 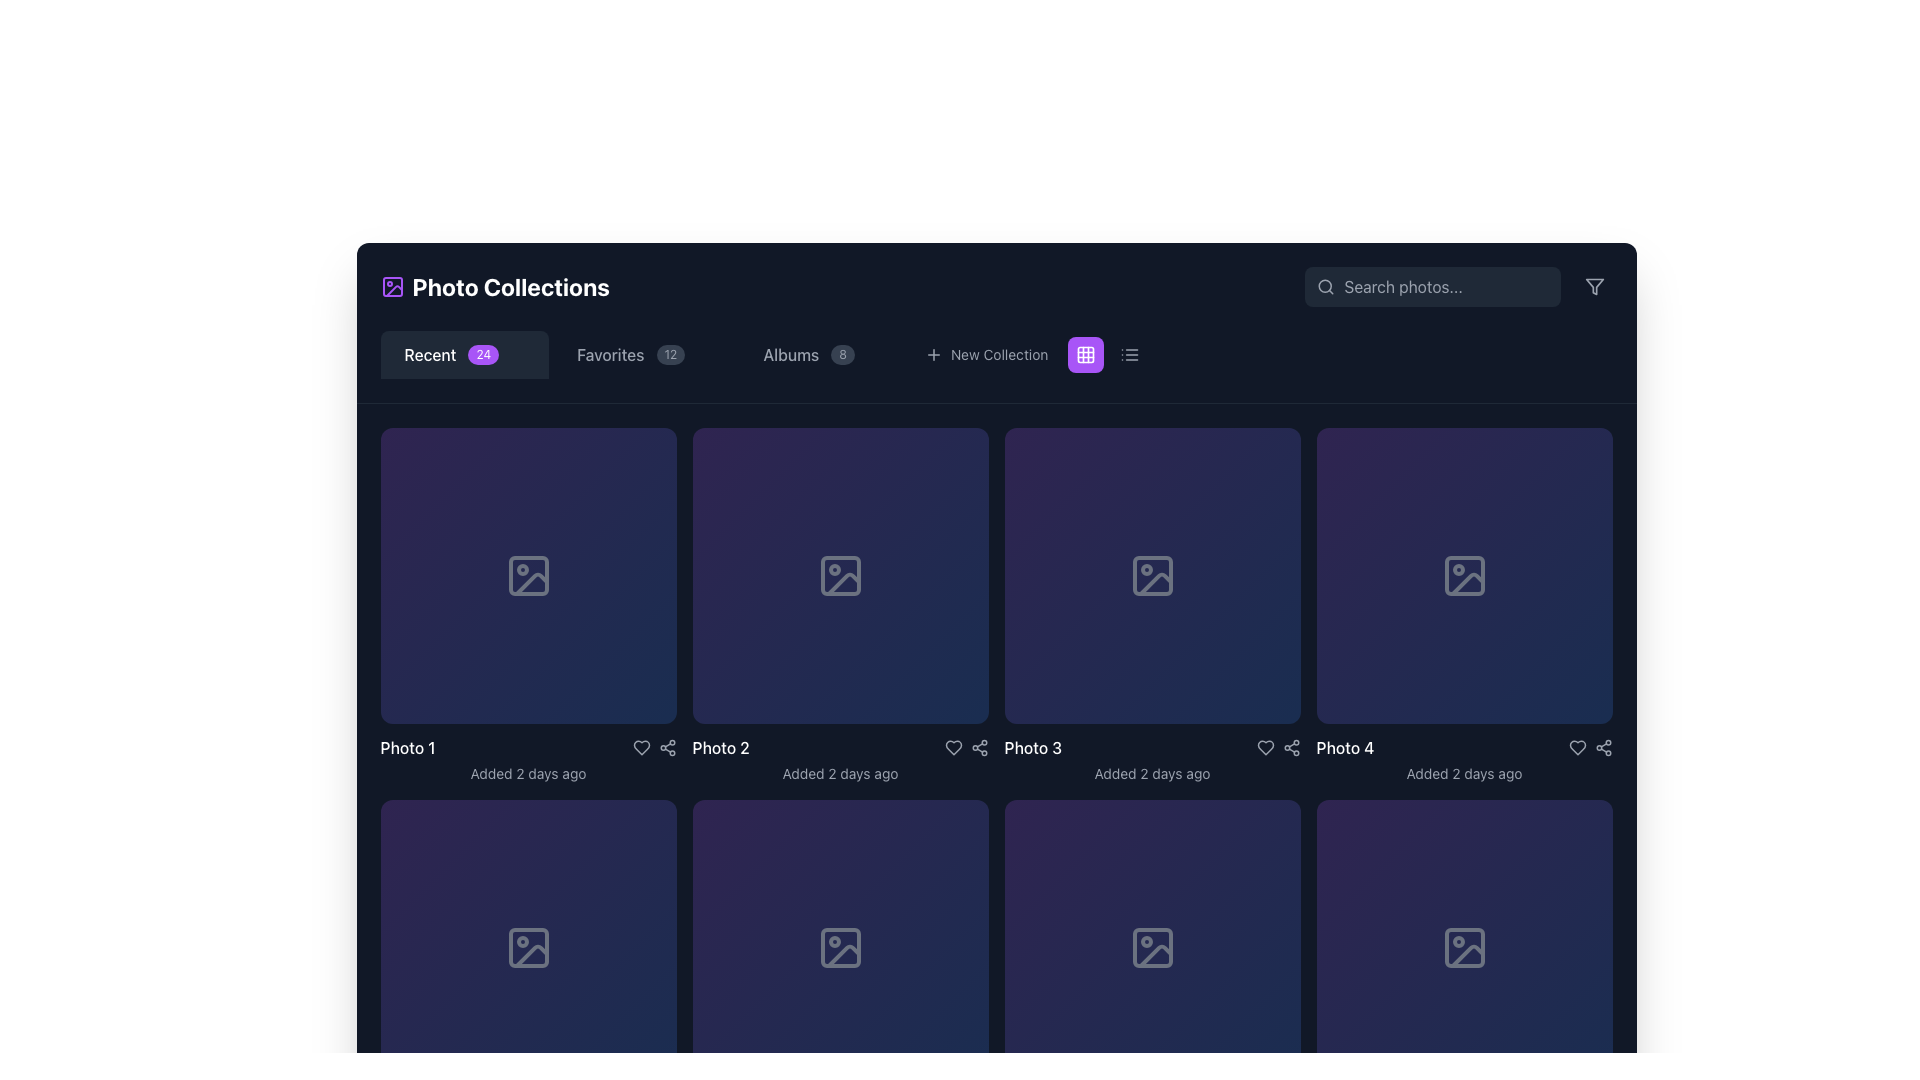 What do you see at coordinates (840, 575) in the screenshot?
I see `the background graphical rectangle that represents the placeholder for an image icon in the SVG image representation located in the second column of the first row of the grid layout` at bounding box center [840, 575].